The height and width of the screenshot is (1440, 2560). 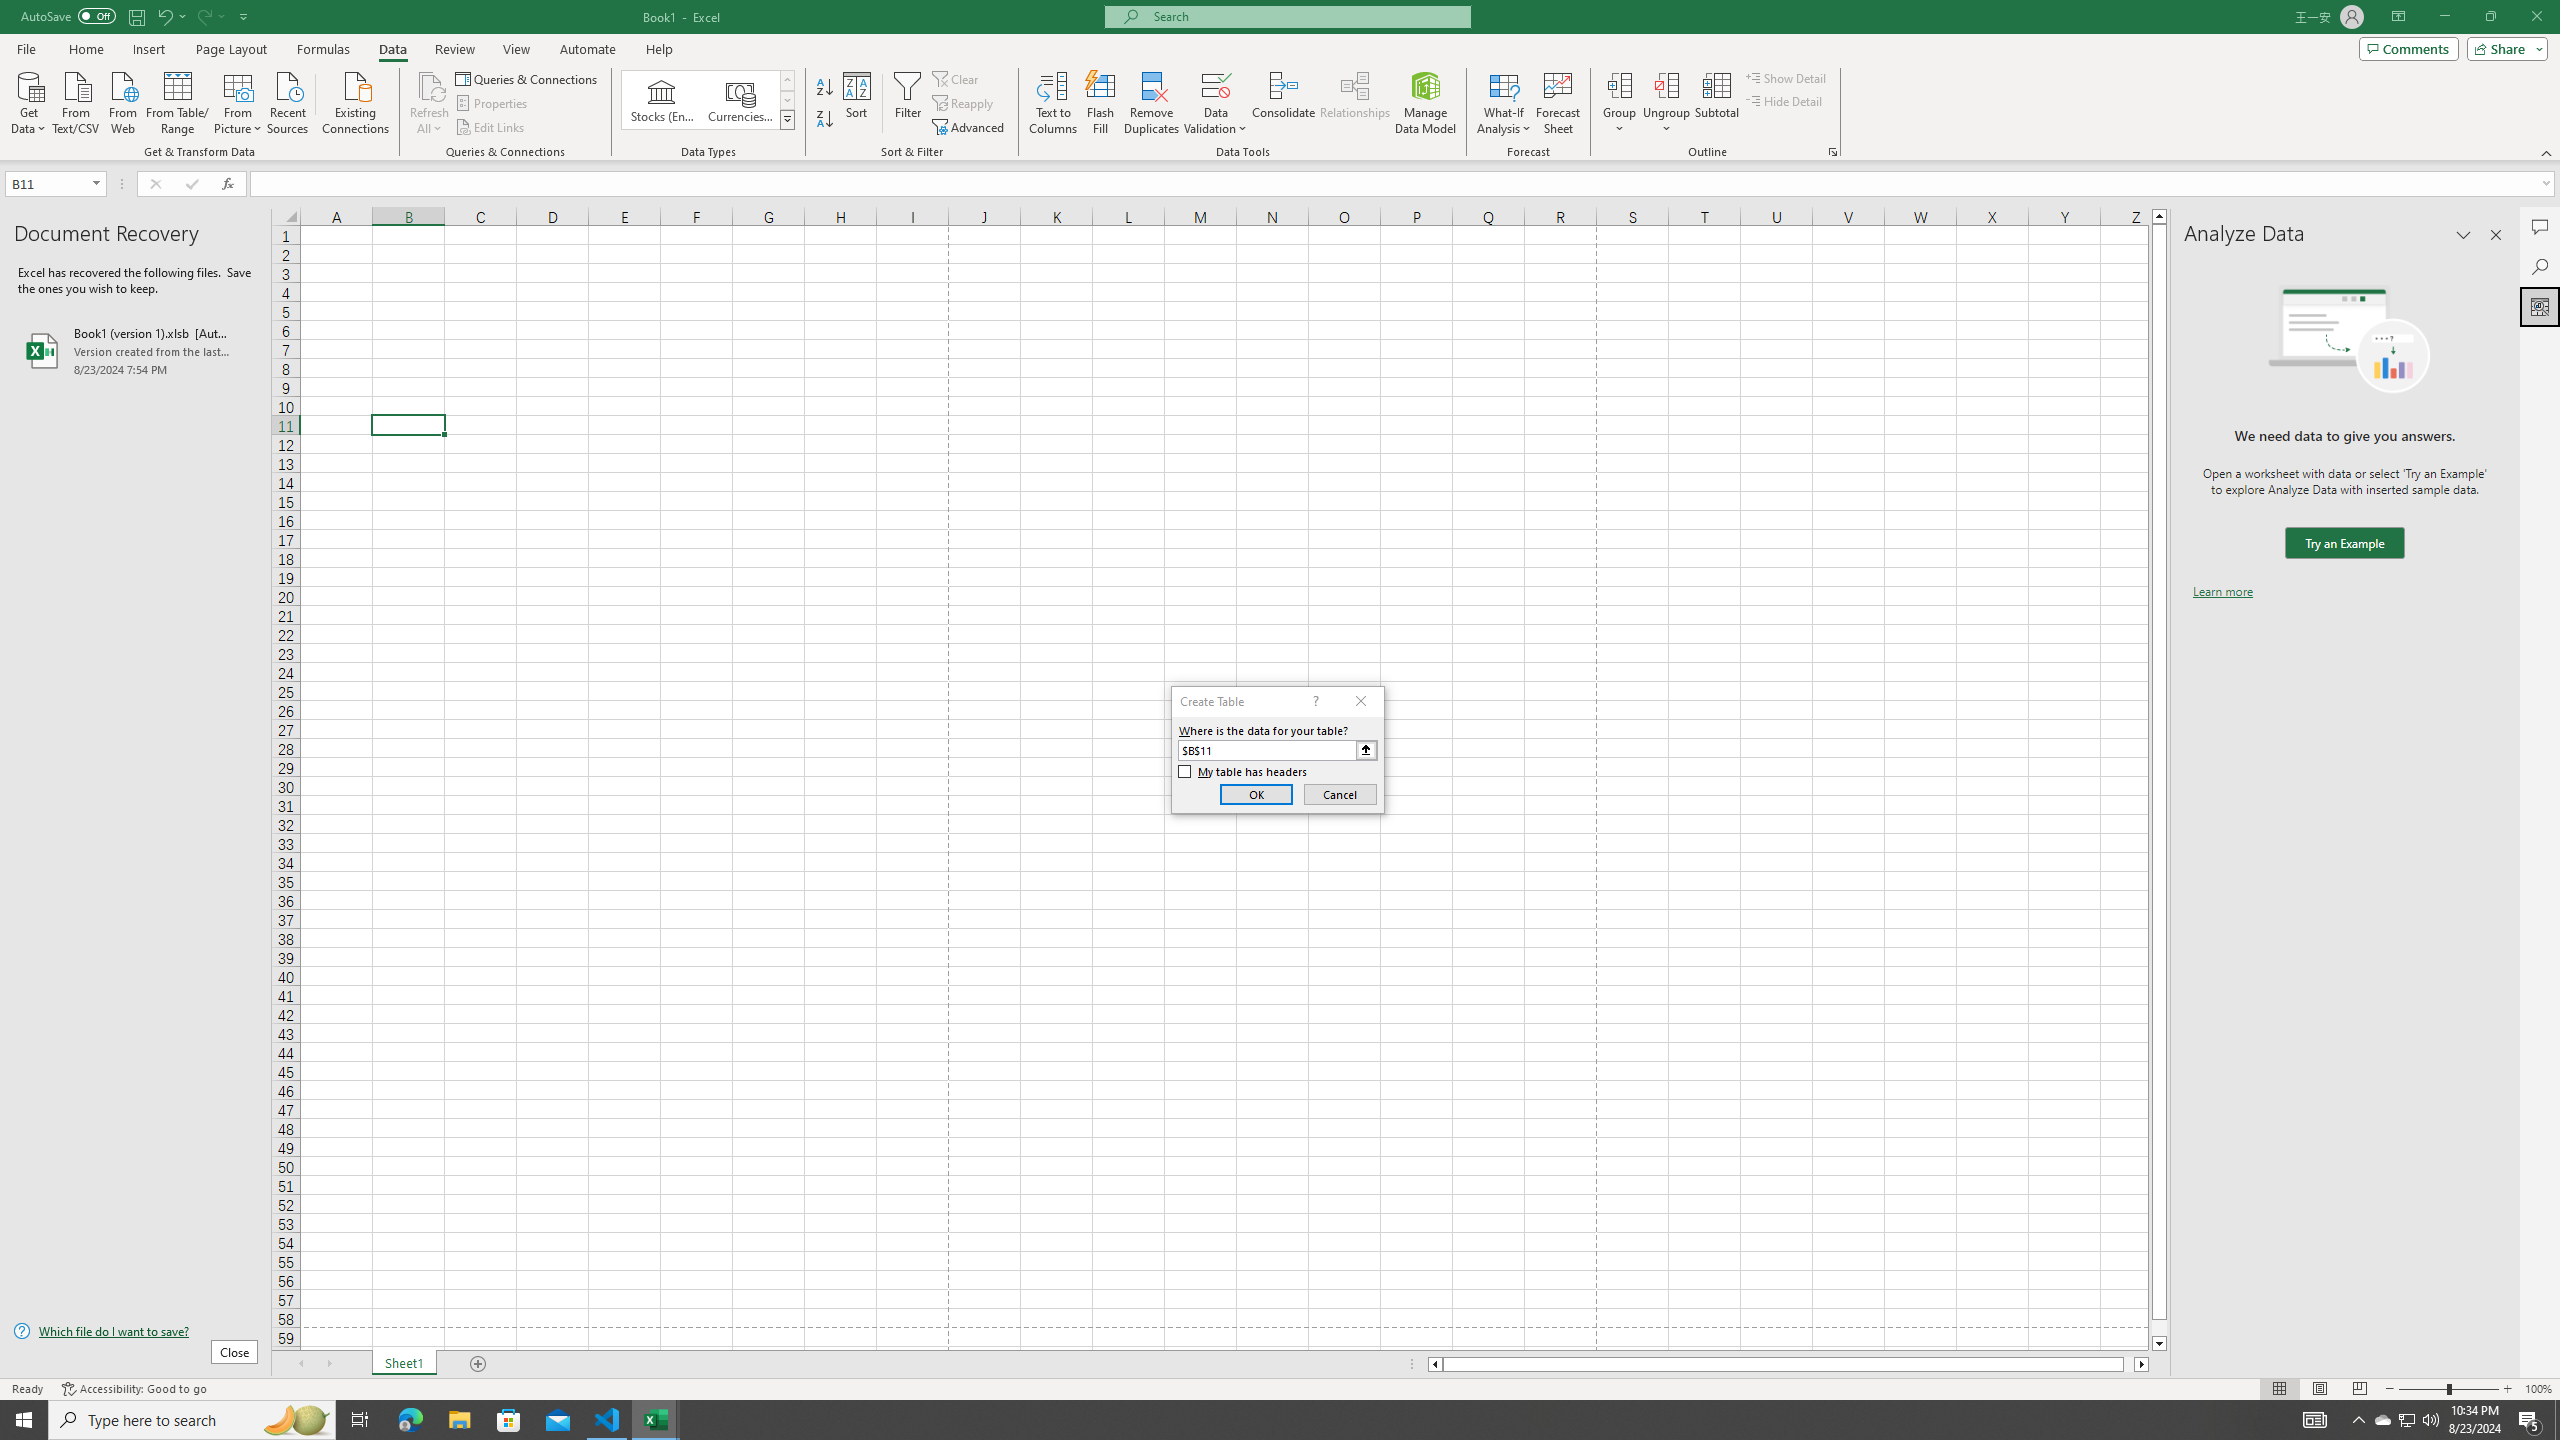 I want to click on 'Search', so click(x=2539, y=267).